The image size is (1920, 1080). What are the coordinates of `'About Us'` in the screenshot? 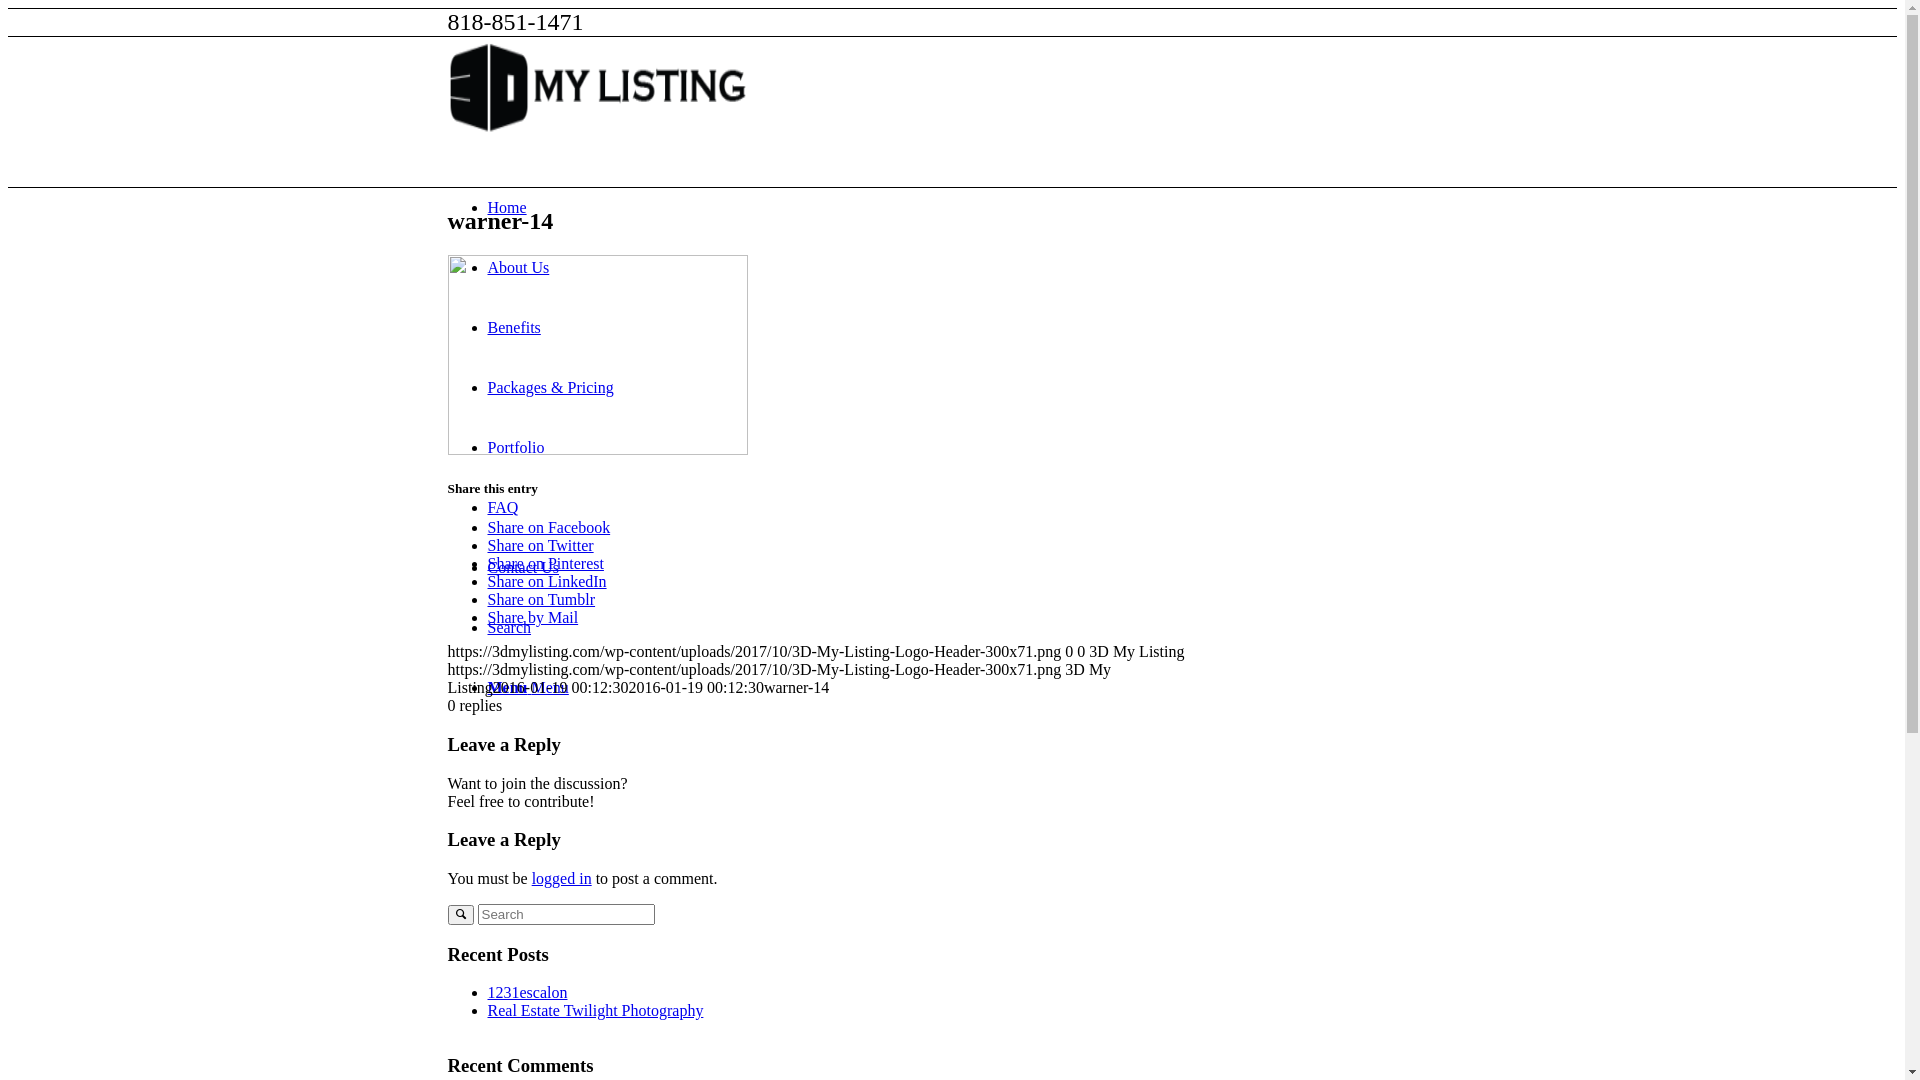 It's located at (518, 266).